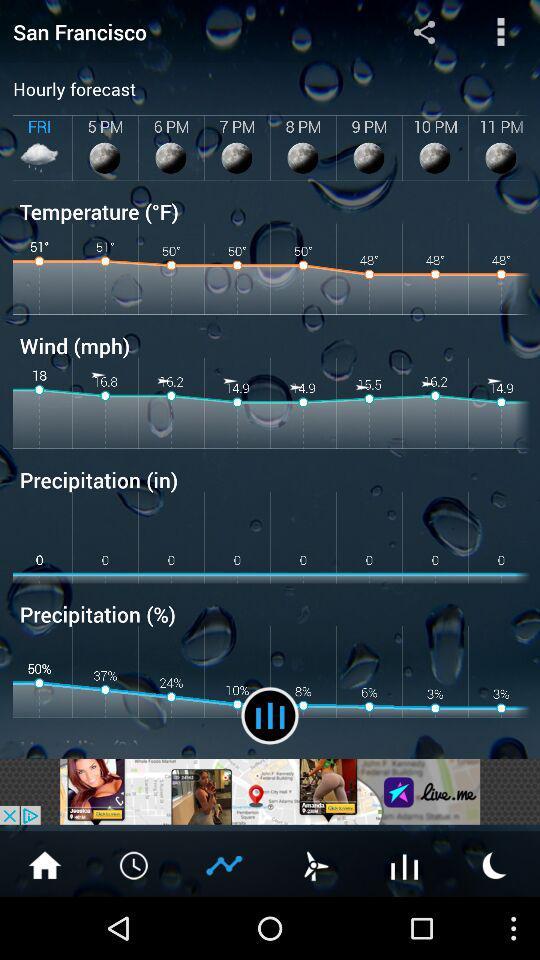 Image resolution: width=540 pixels, height=960 pixels. Describe the element at coordinates (44, 925) in the screenshot. I see `the home icon` at that location.